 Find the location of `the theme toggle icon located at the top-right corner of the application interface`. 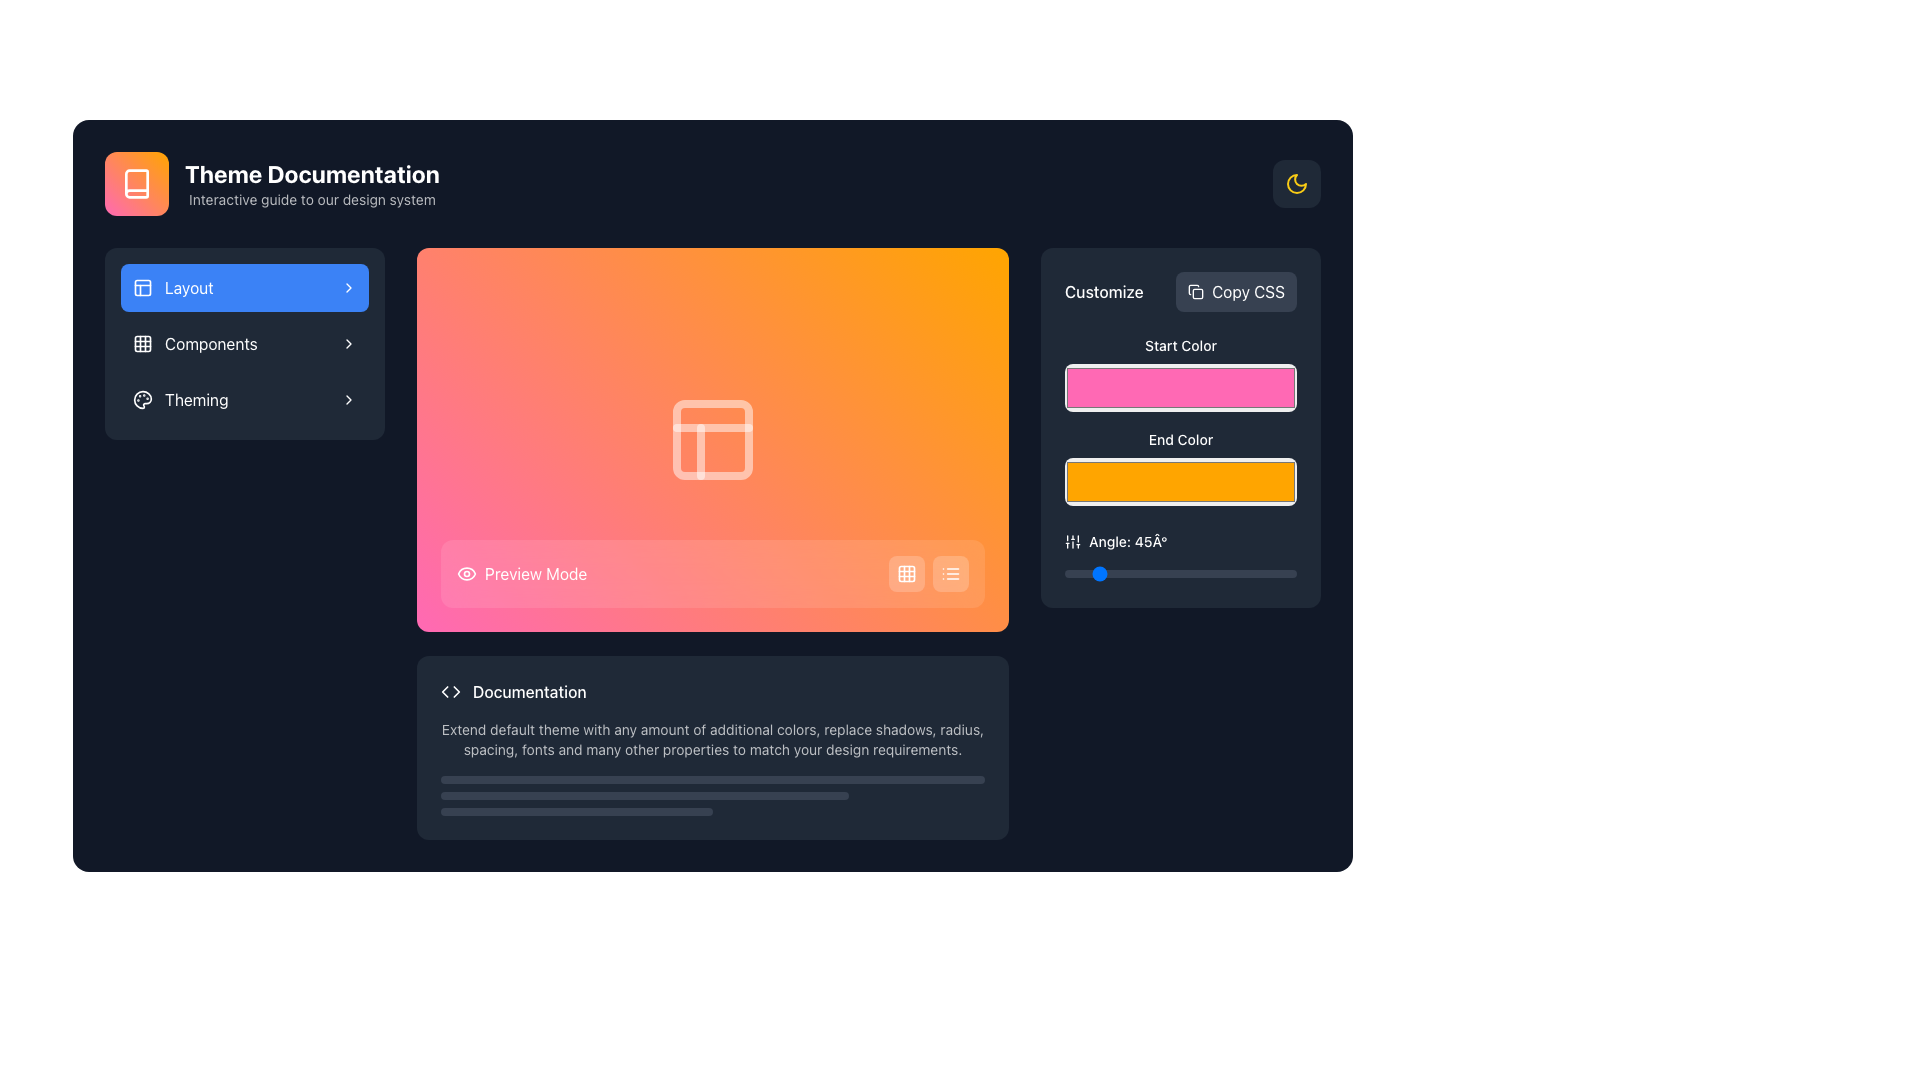

the theme toggle icon located at the top-right corner of the application interface is located at coordinates (1296, 184).